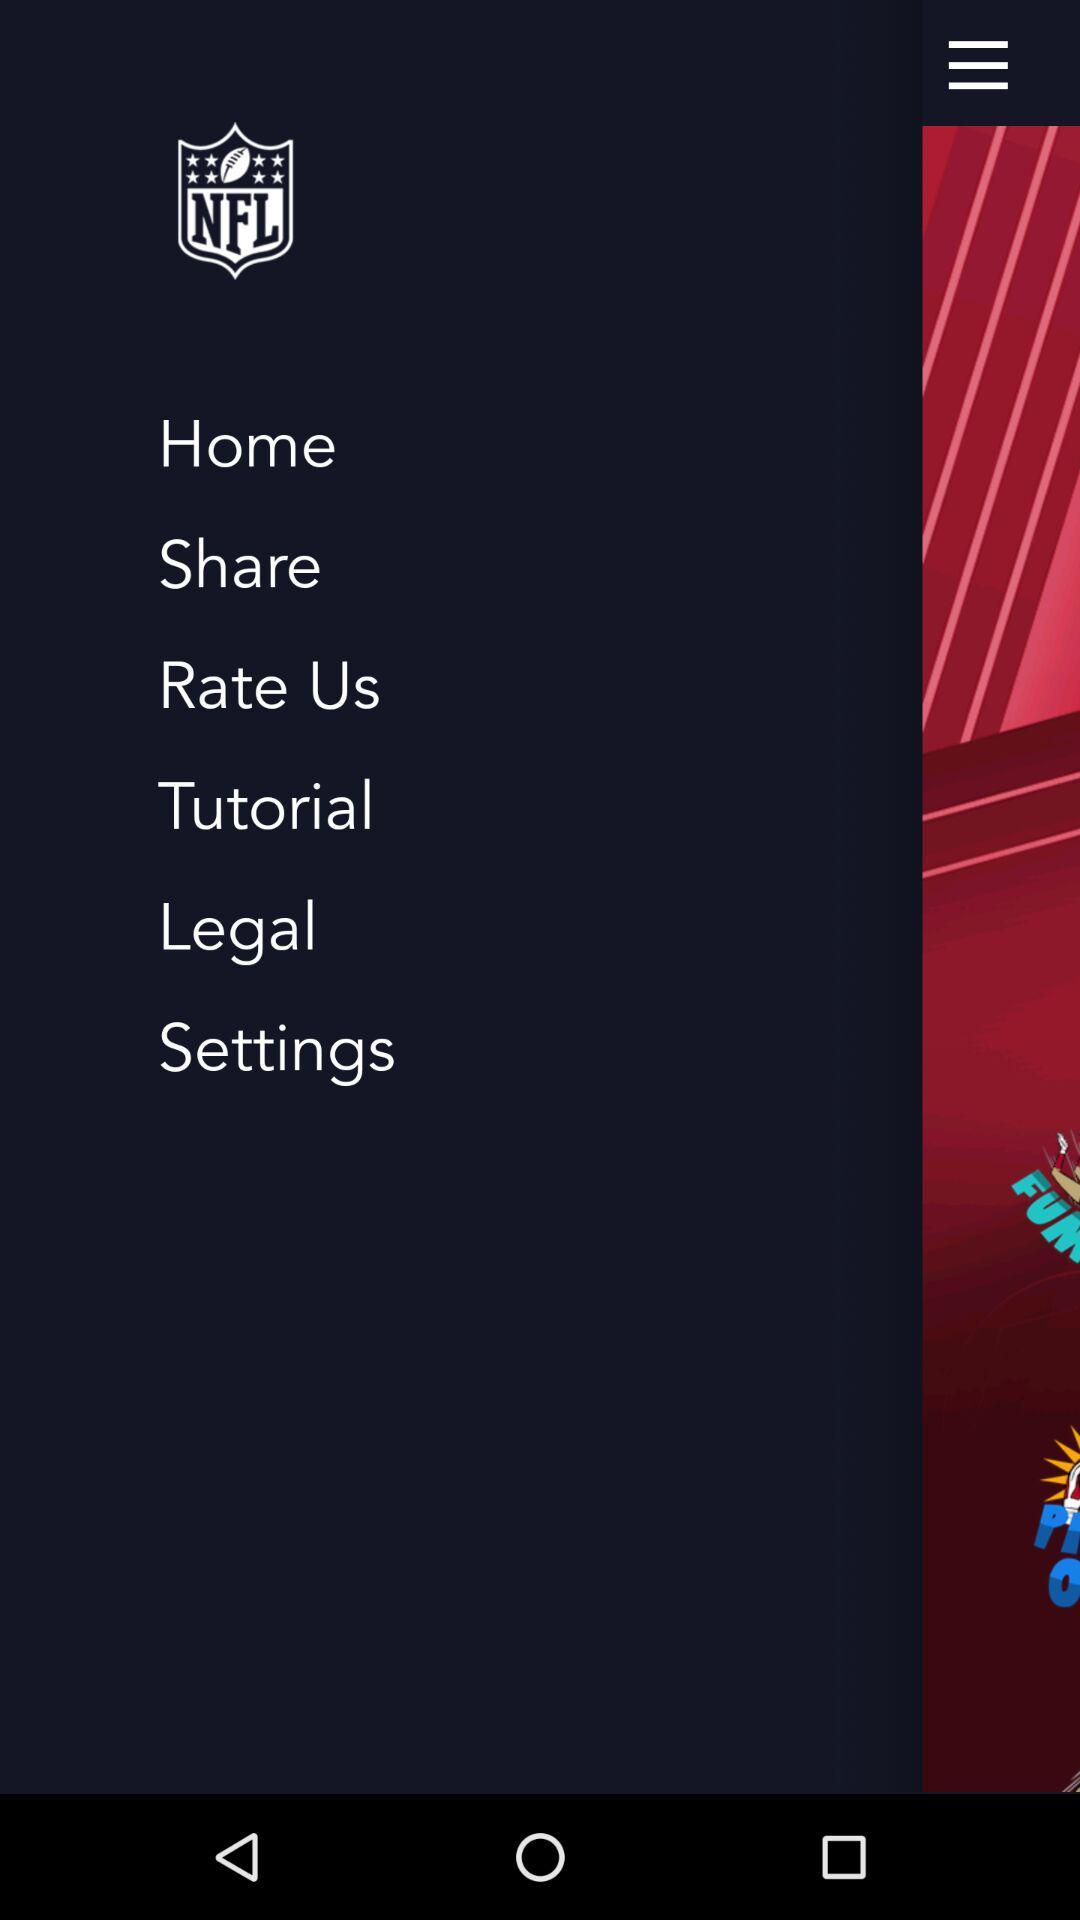  What do you see at coordinates (238, 565) in the screenshot?
I see `app below the home icon` at bounding box center [238, 565].